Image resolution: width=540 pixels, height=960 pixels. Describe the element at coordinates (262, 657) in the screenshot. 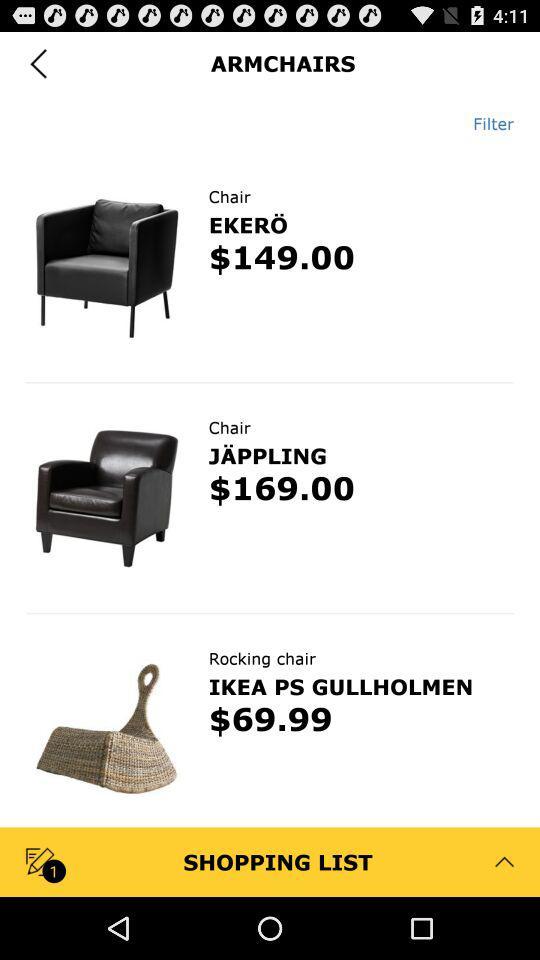

I see `rocking chair icon` at that location.